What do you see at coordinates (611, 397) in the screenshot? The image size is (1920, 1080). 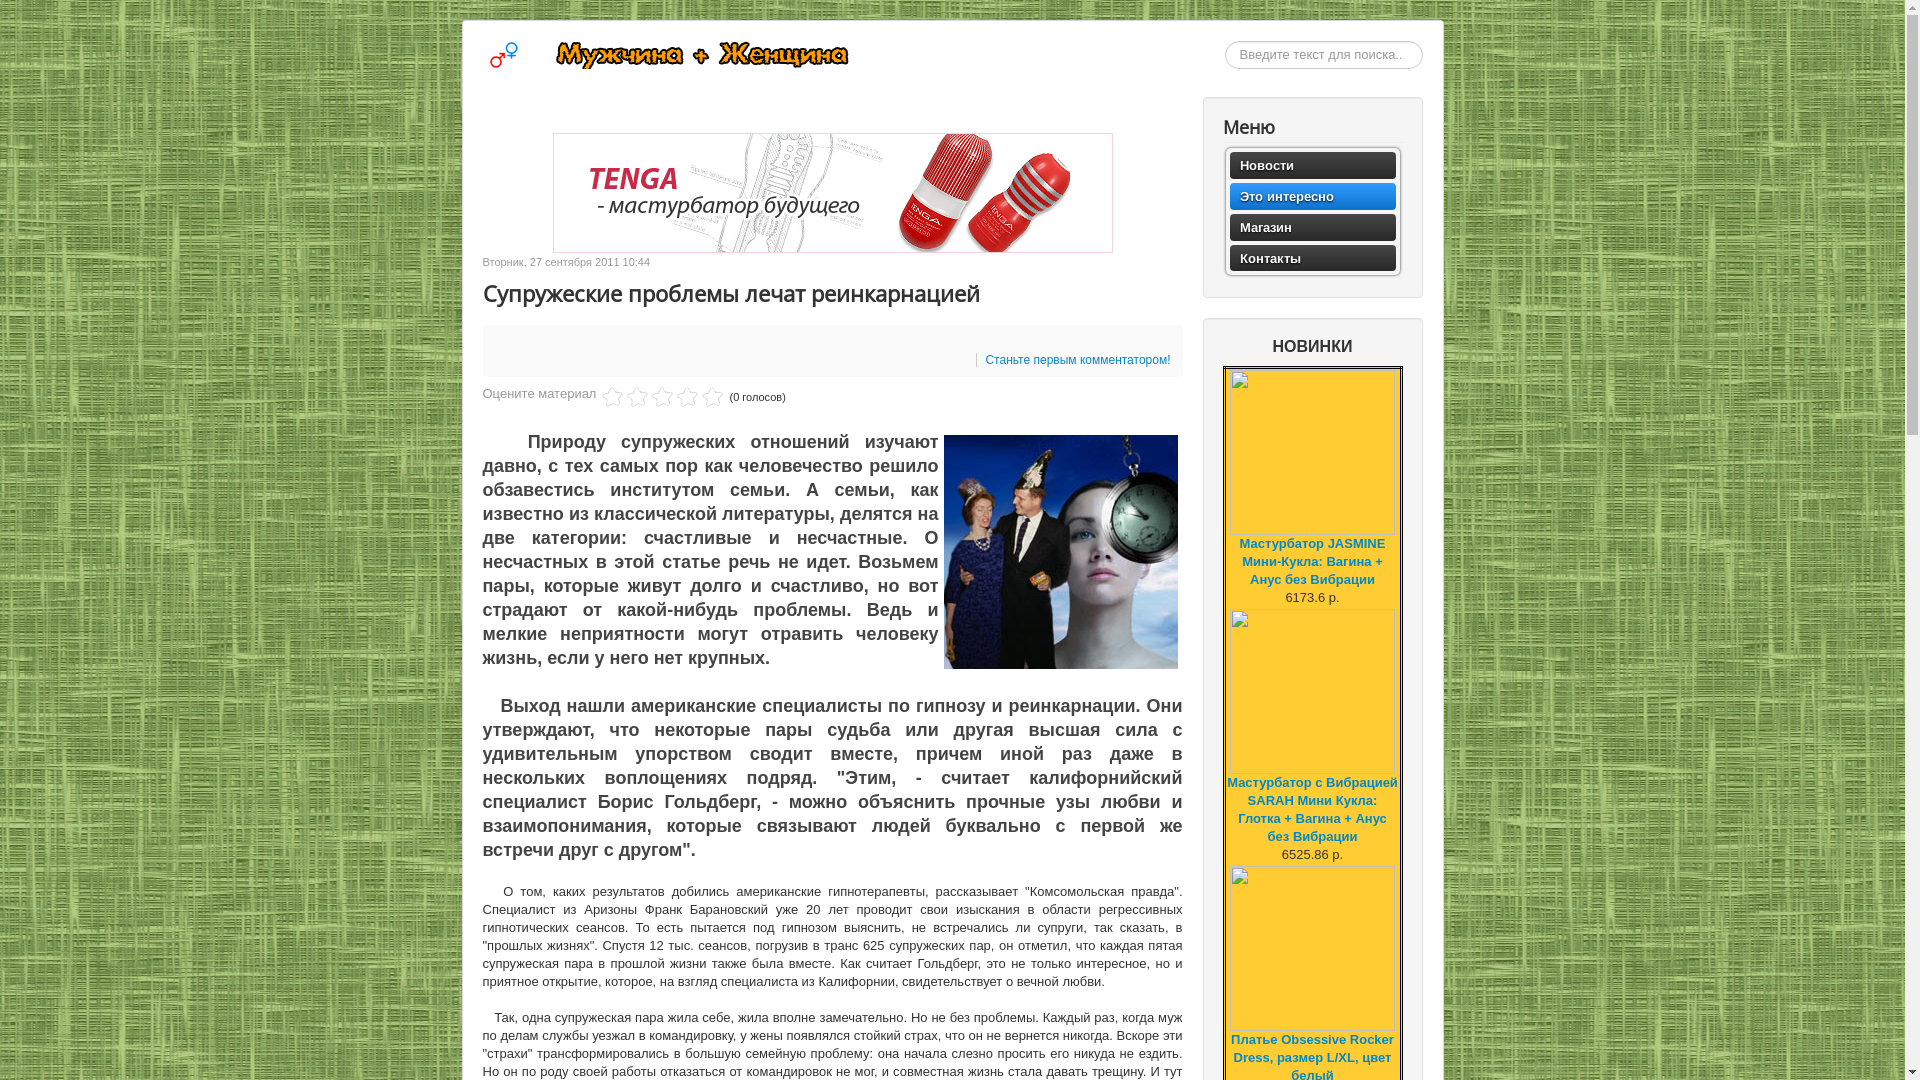 I see `'1'` at bounding box center [611, 397].